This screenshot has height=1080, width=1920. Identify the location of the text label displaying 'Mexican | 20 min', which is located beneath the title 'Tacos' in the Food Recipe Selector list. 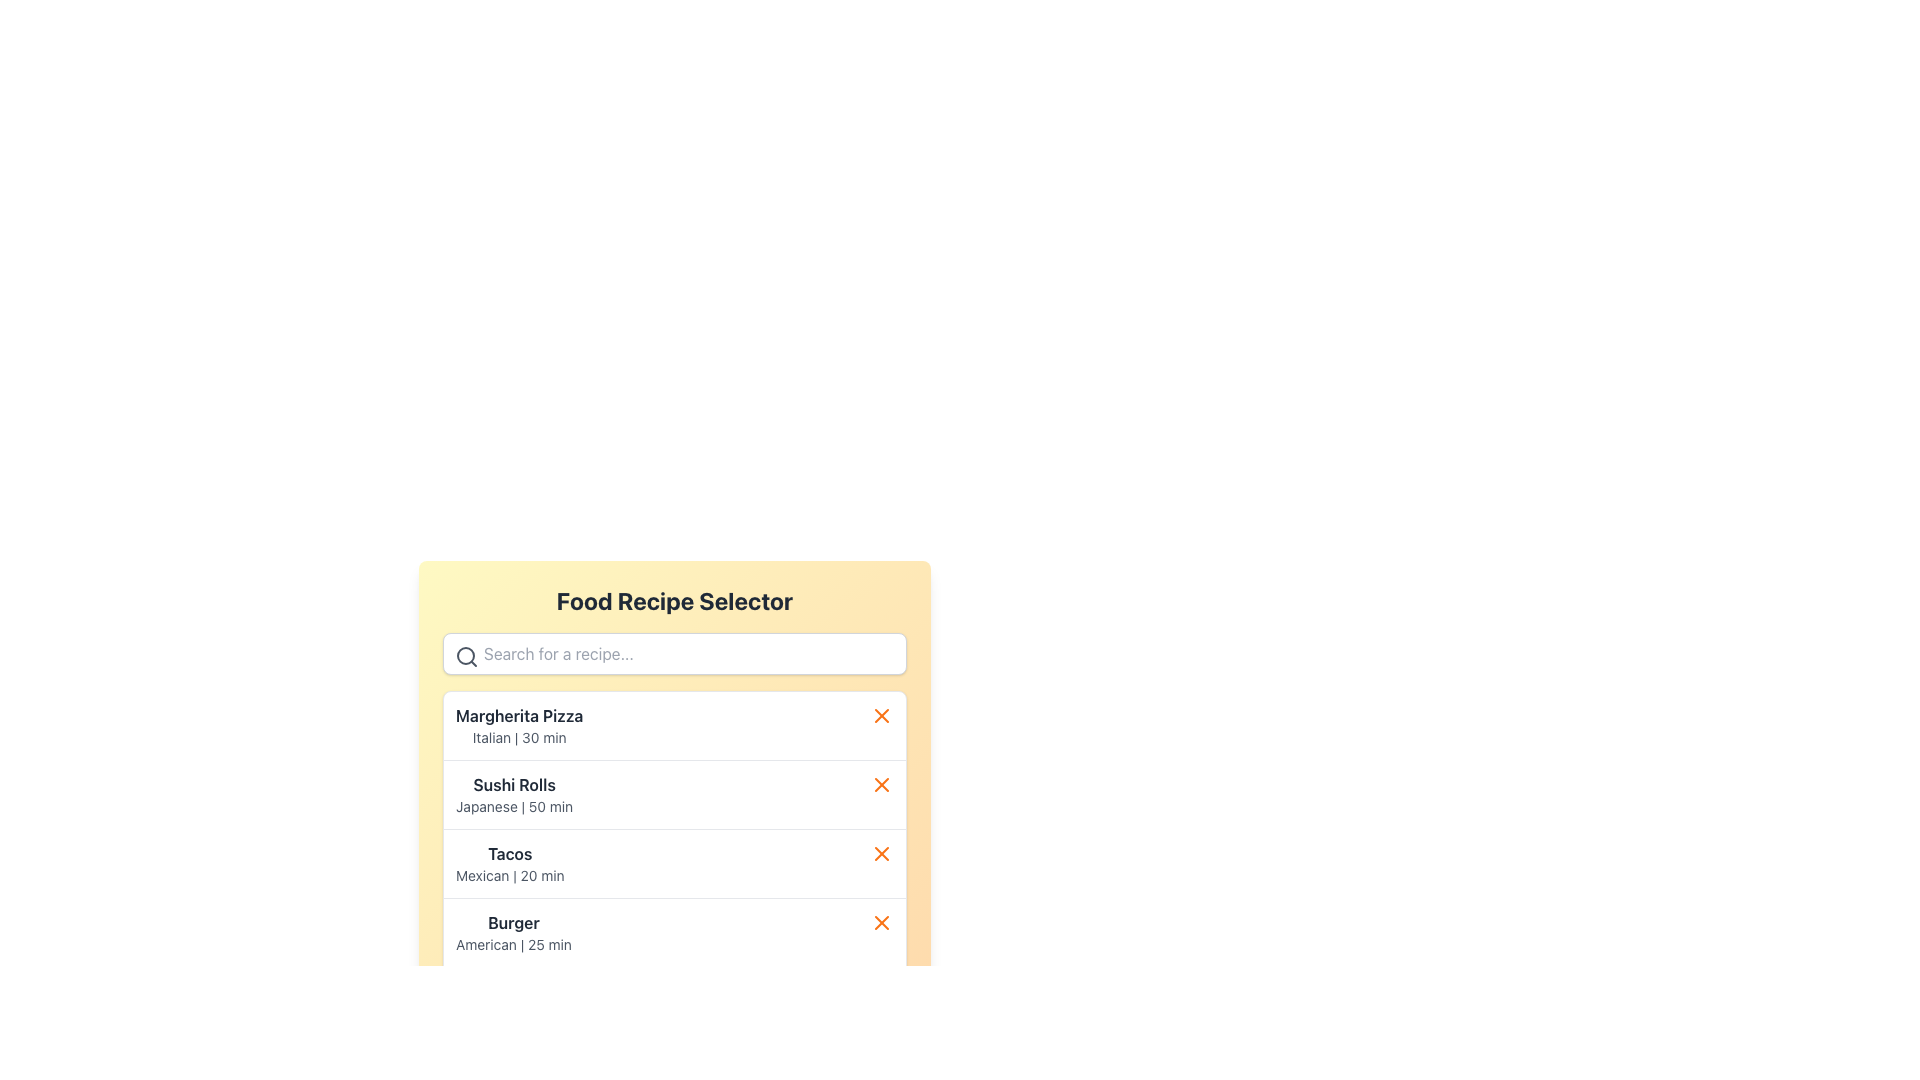
(510, 874).